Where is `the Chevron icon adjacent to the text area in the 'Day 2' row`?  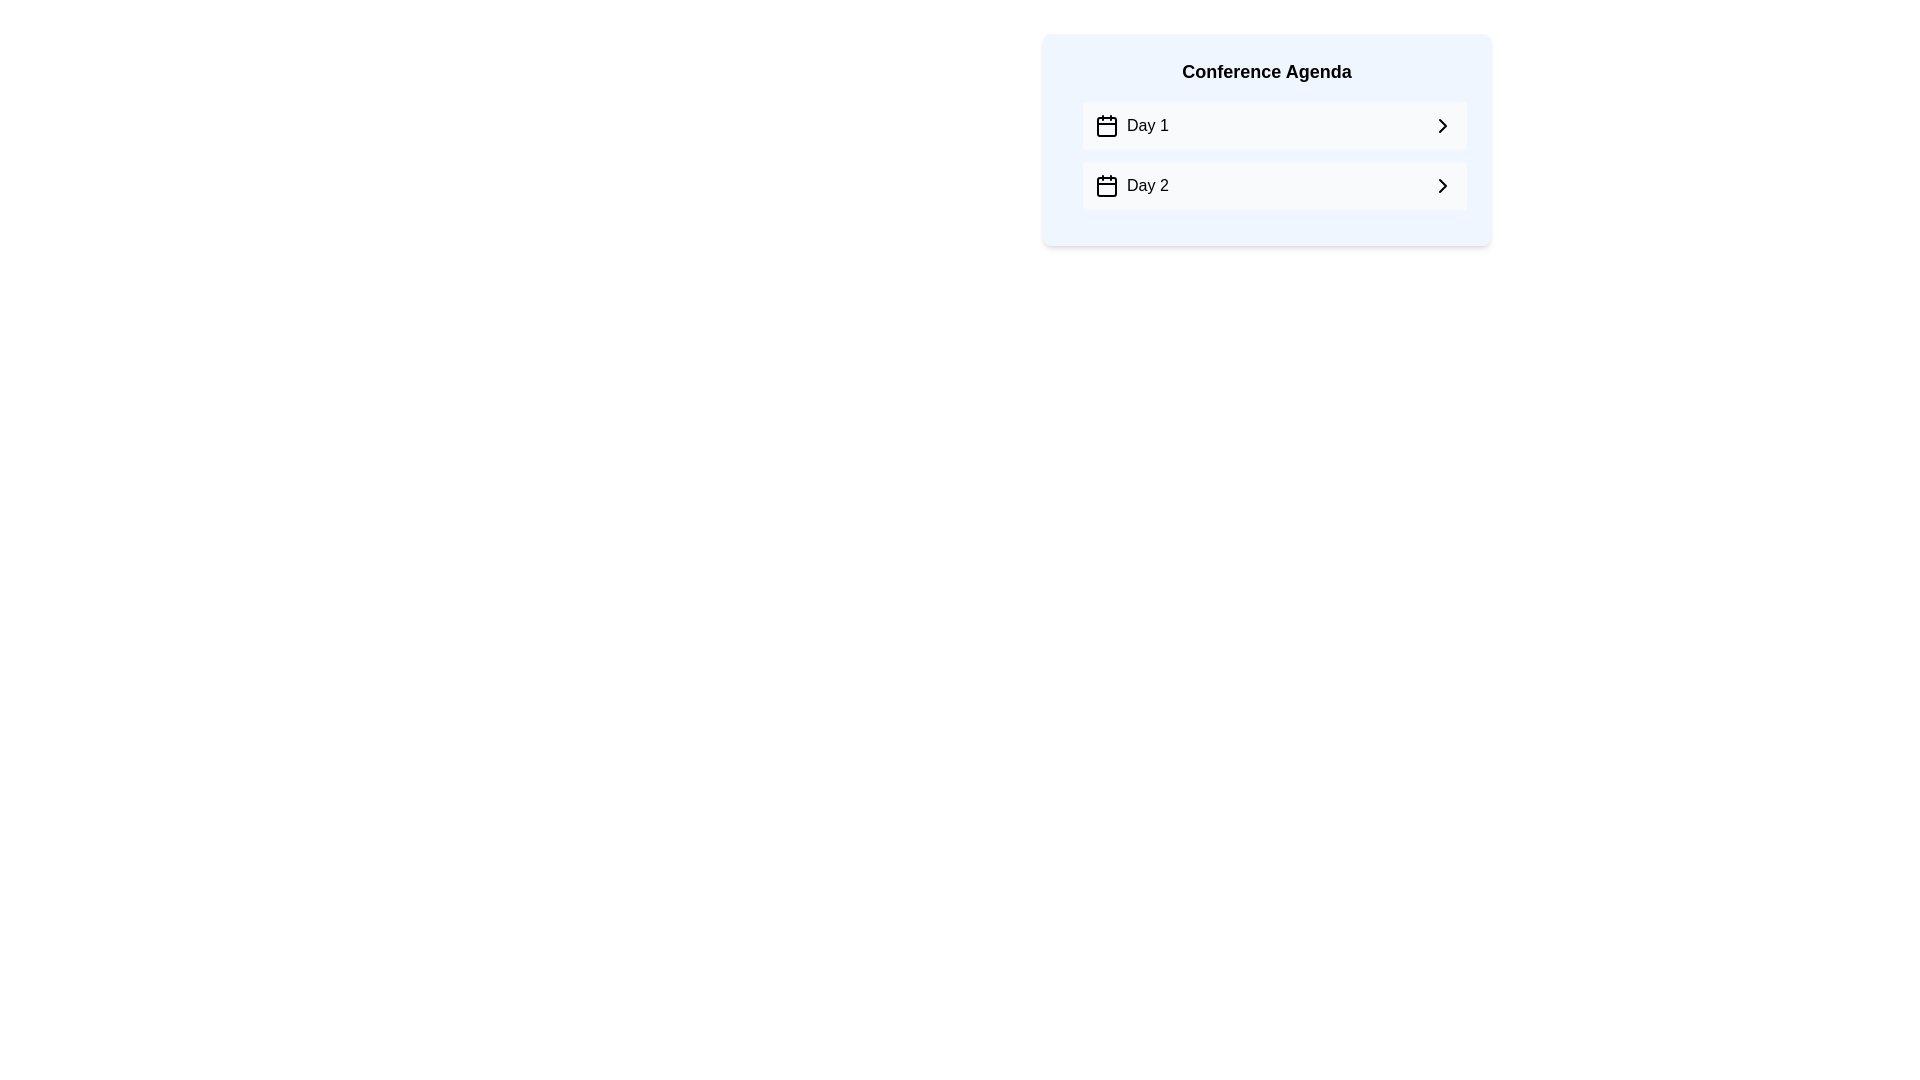
the Chevron icon adjacent to the text area in the 'Day 2' row is located at coordinates (1443, 185).